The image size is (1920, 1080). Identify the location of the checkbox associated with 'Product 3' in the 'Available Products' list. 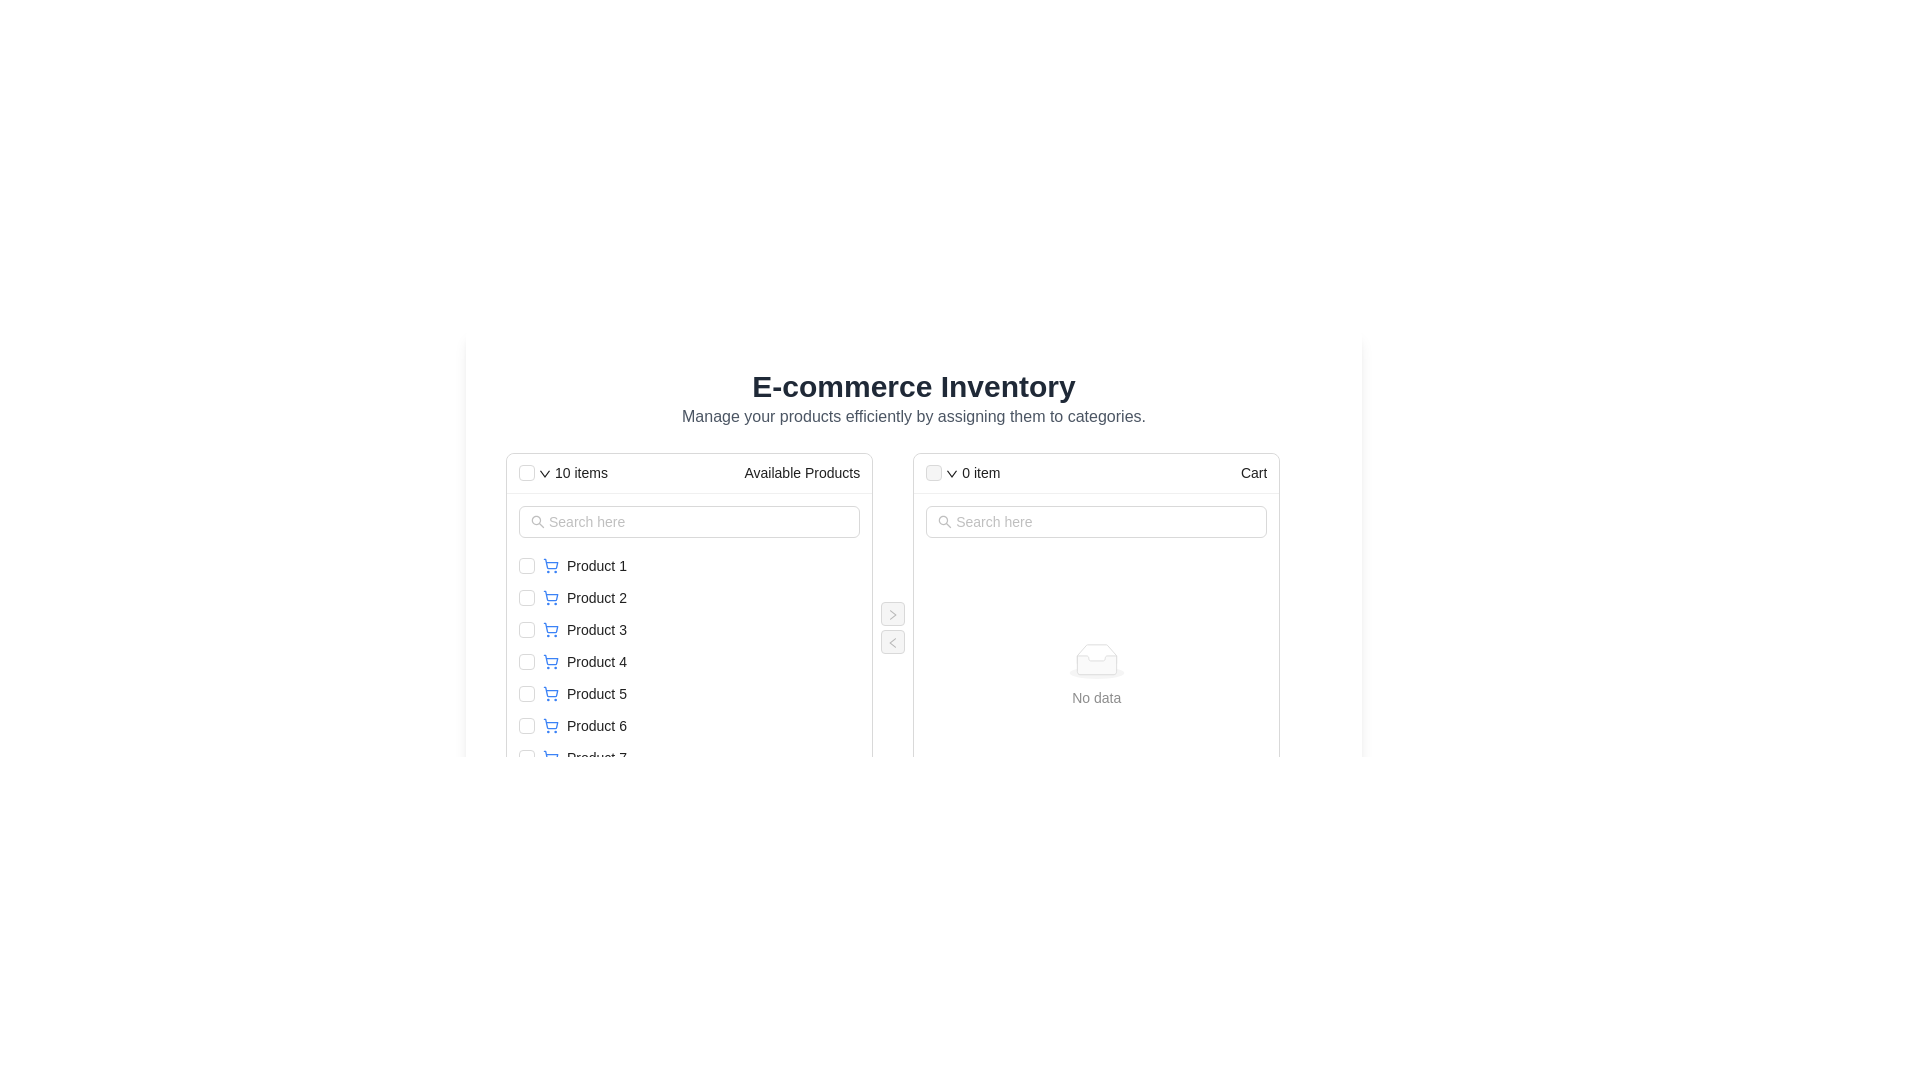
(527, 628).